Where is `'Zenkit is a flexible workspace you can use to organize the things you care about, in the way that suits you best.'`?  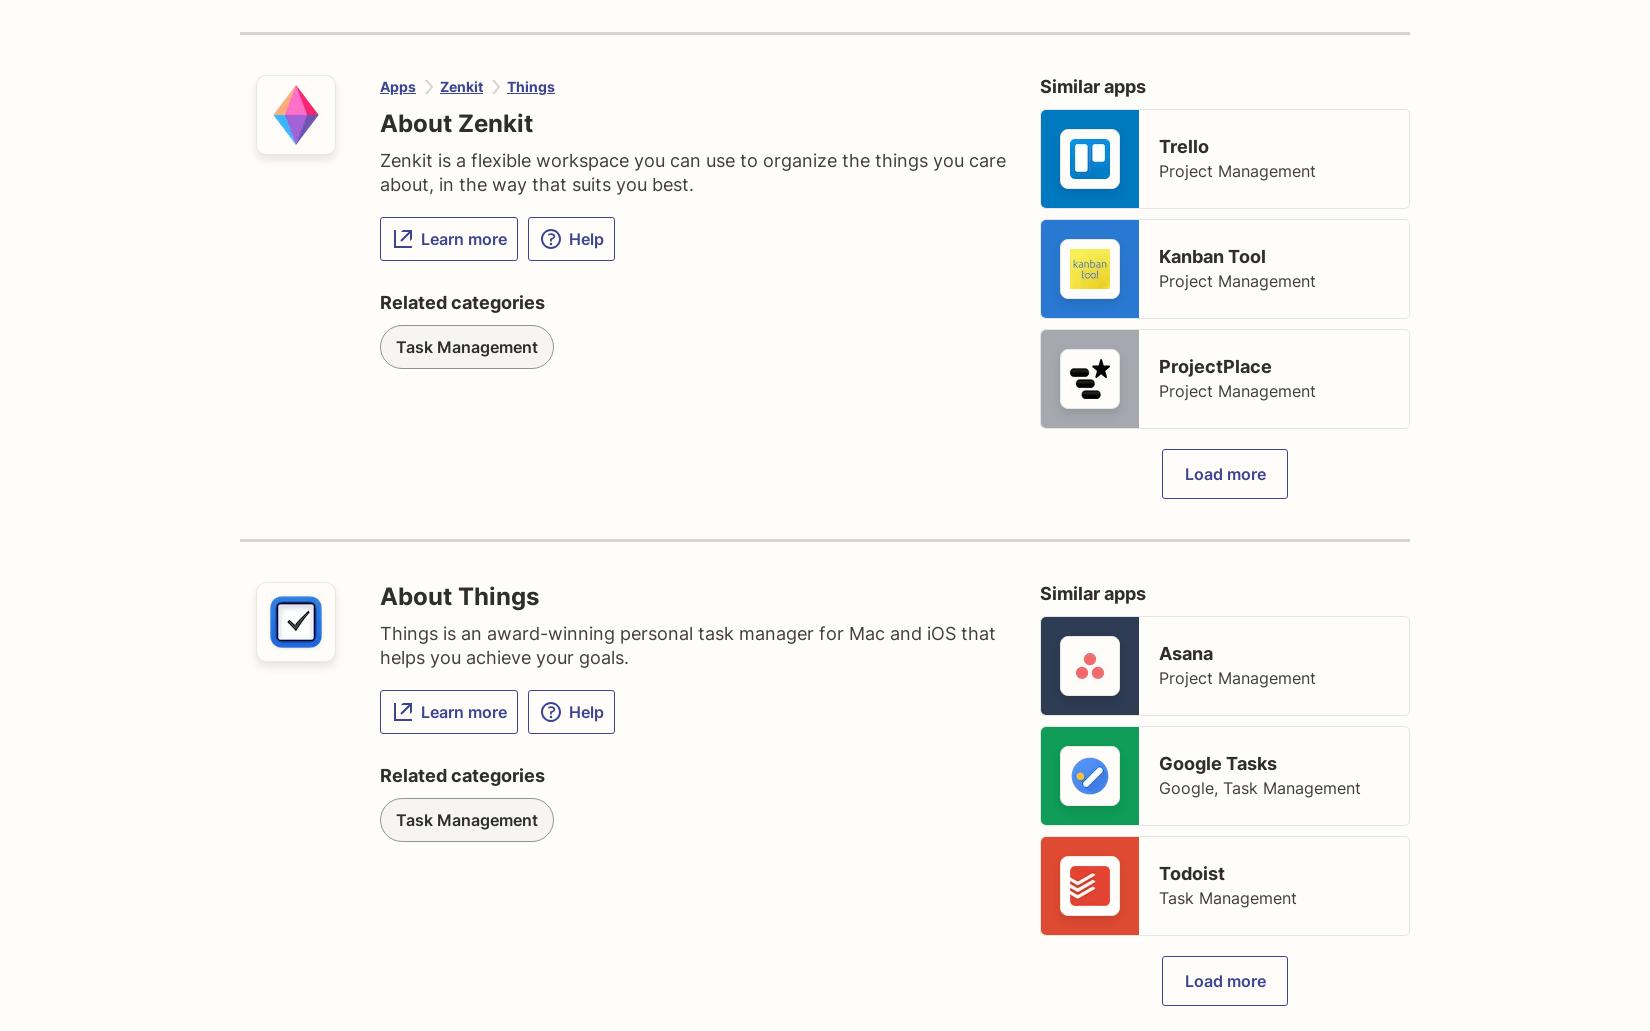 'Zenkit is a flexible workspace you can use to organize the things you care about, in the way that suits you best.' is located at coordinates (692, 171).